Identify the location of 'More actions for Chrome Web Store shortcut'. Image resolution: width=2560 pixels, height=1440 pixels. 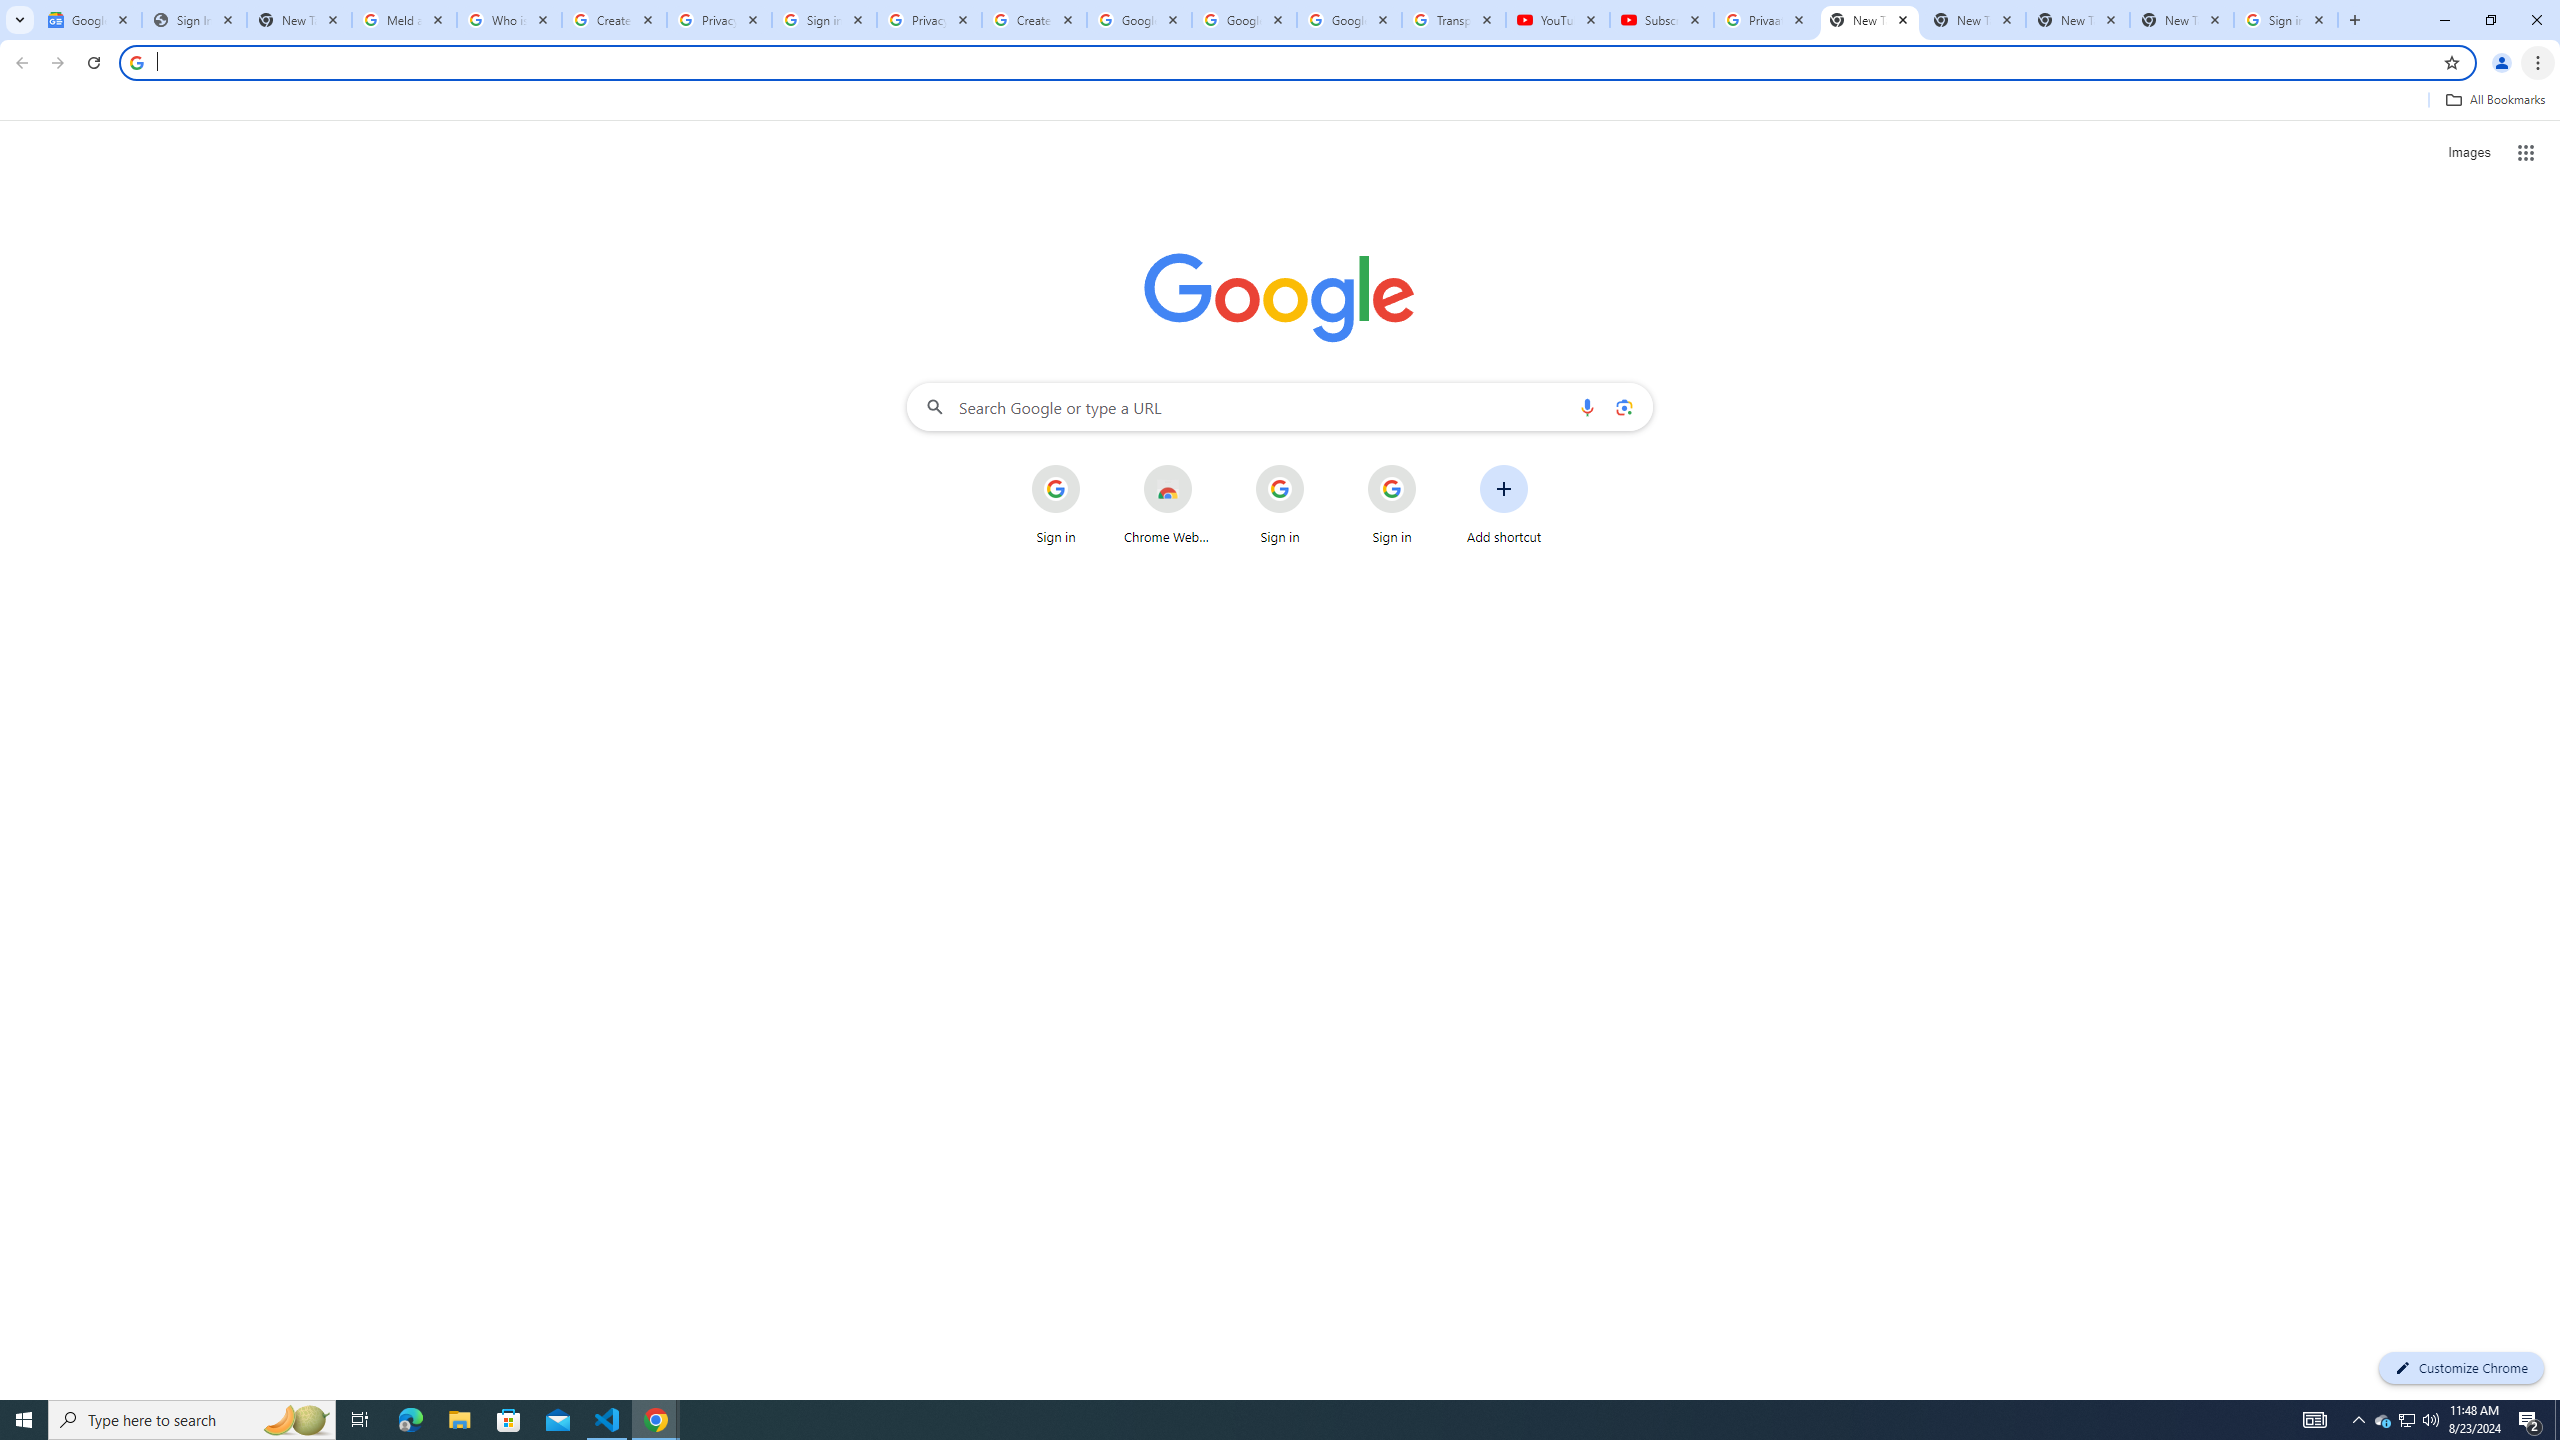
(1206, 467).